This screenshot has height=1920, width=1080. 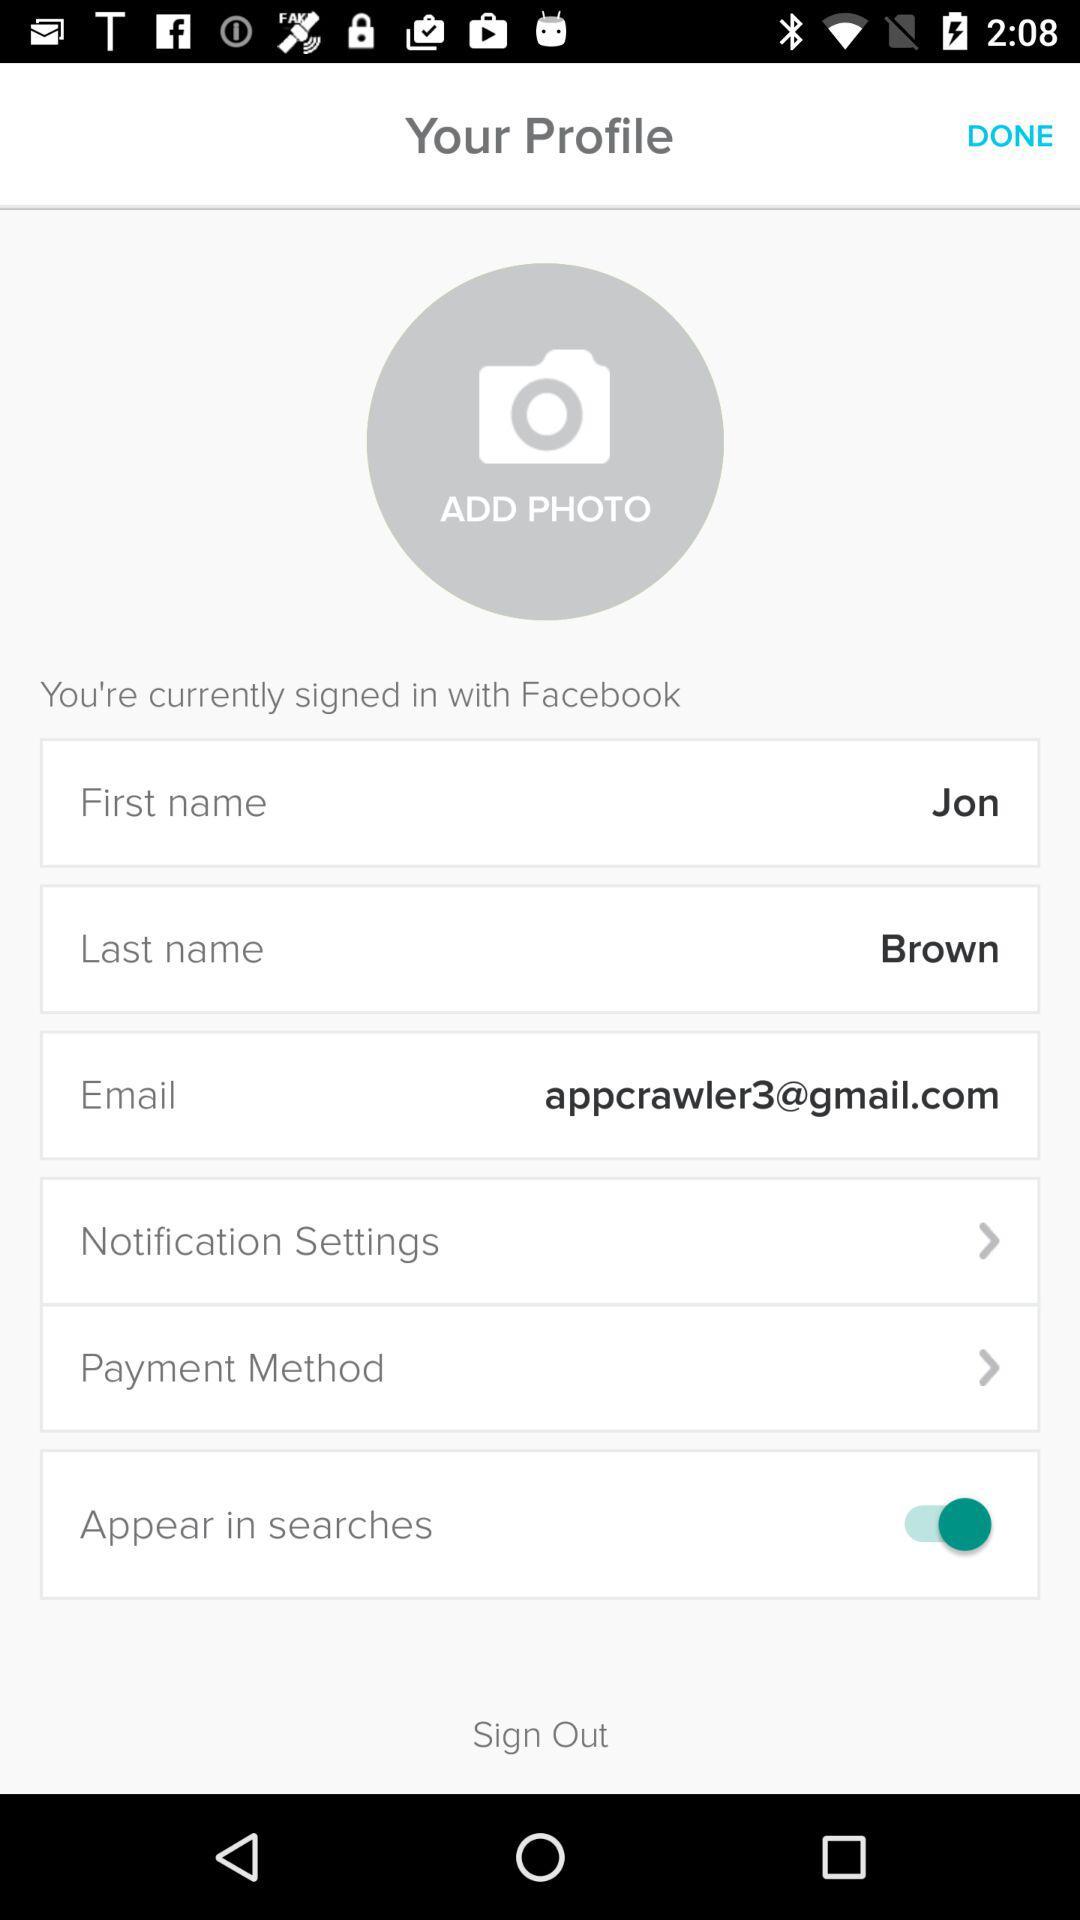 What do you see at coordinates (540, 1240) in the screenshot?
I see `the notification settings icon` at bounding box center [540, 1240].